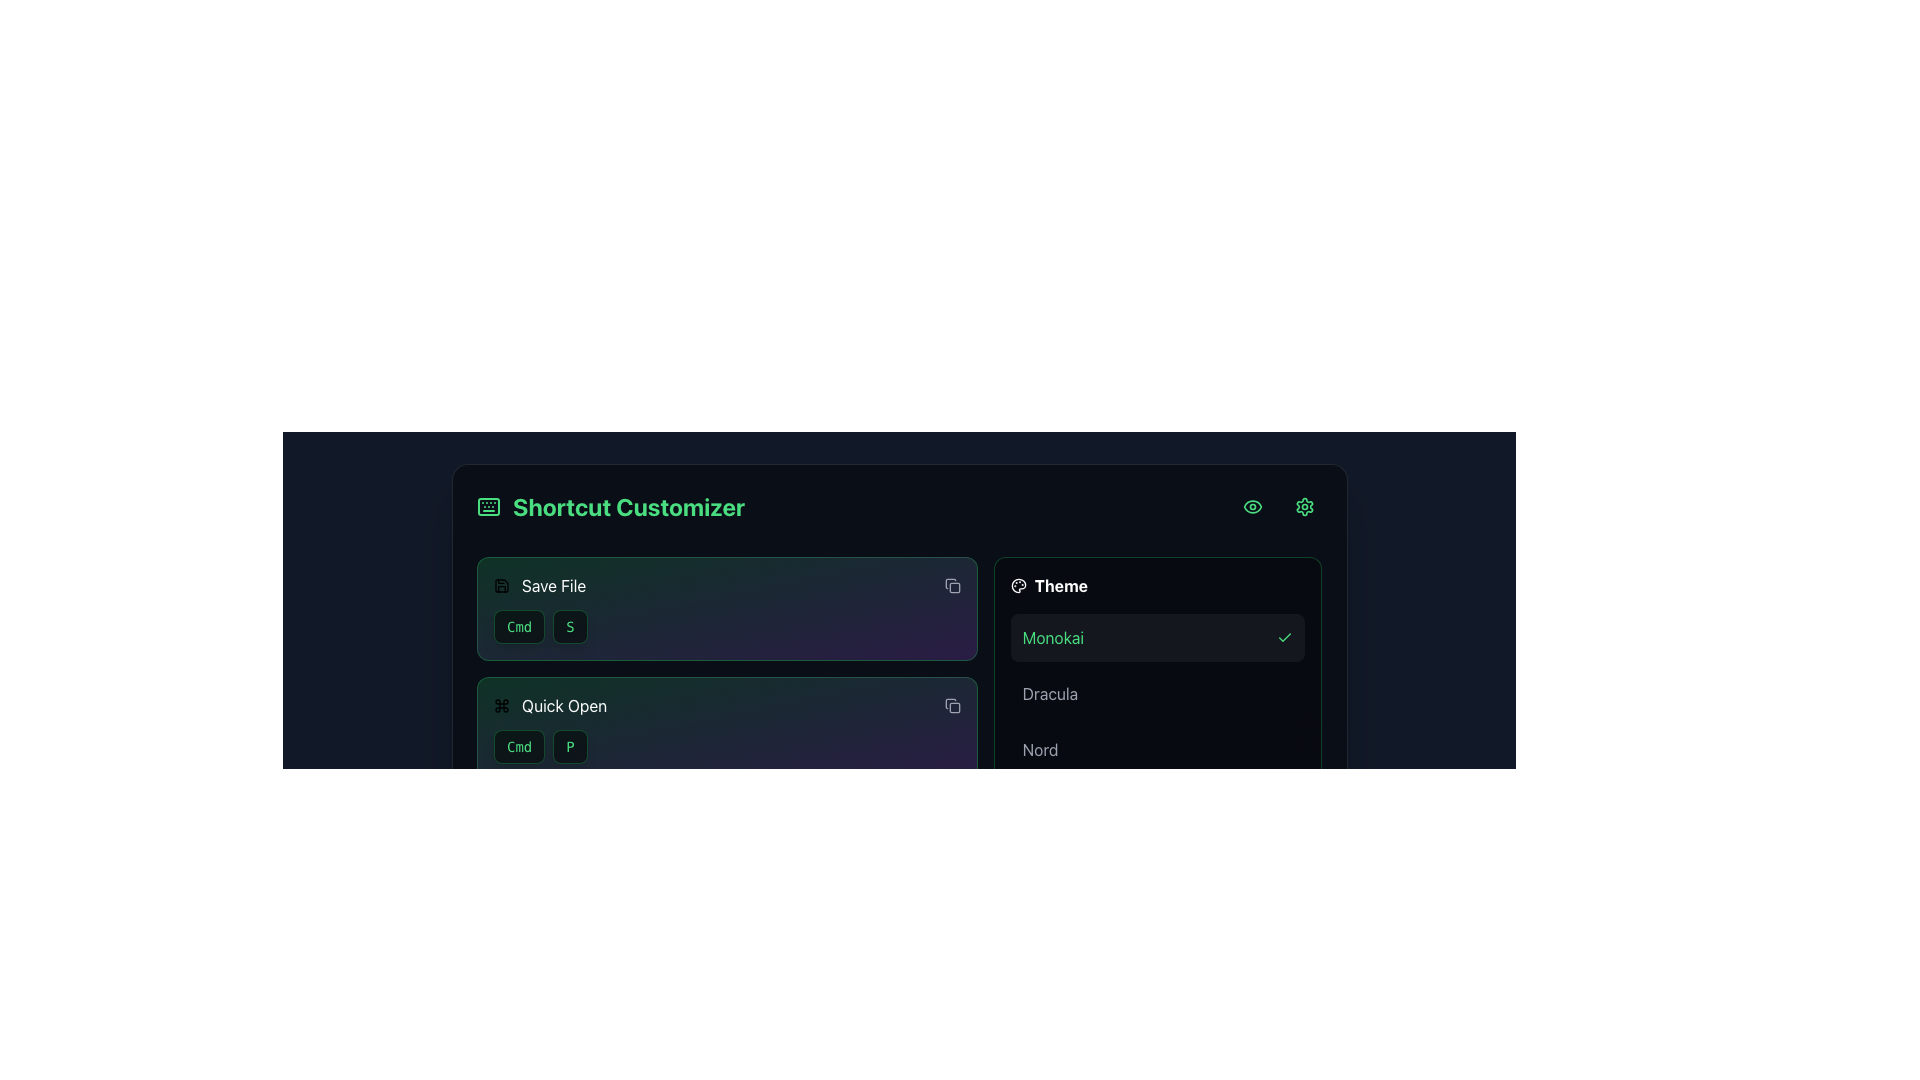  Describe the element at coordinates (1158, 749) in the screenshot. I see `the 'Nord' button in the Theme section` at that location.